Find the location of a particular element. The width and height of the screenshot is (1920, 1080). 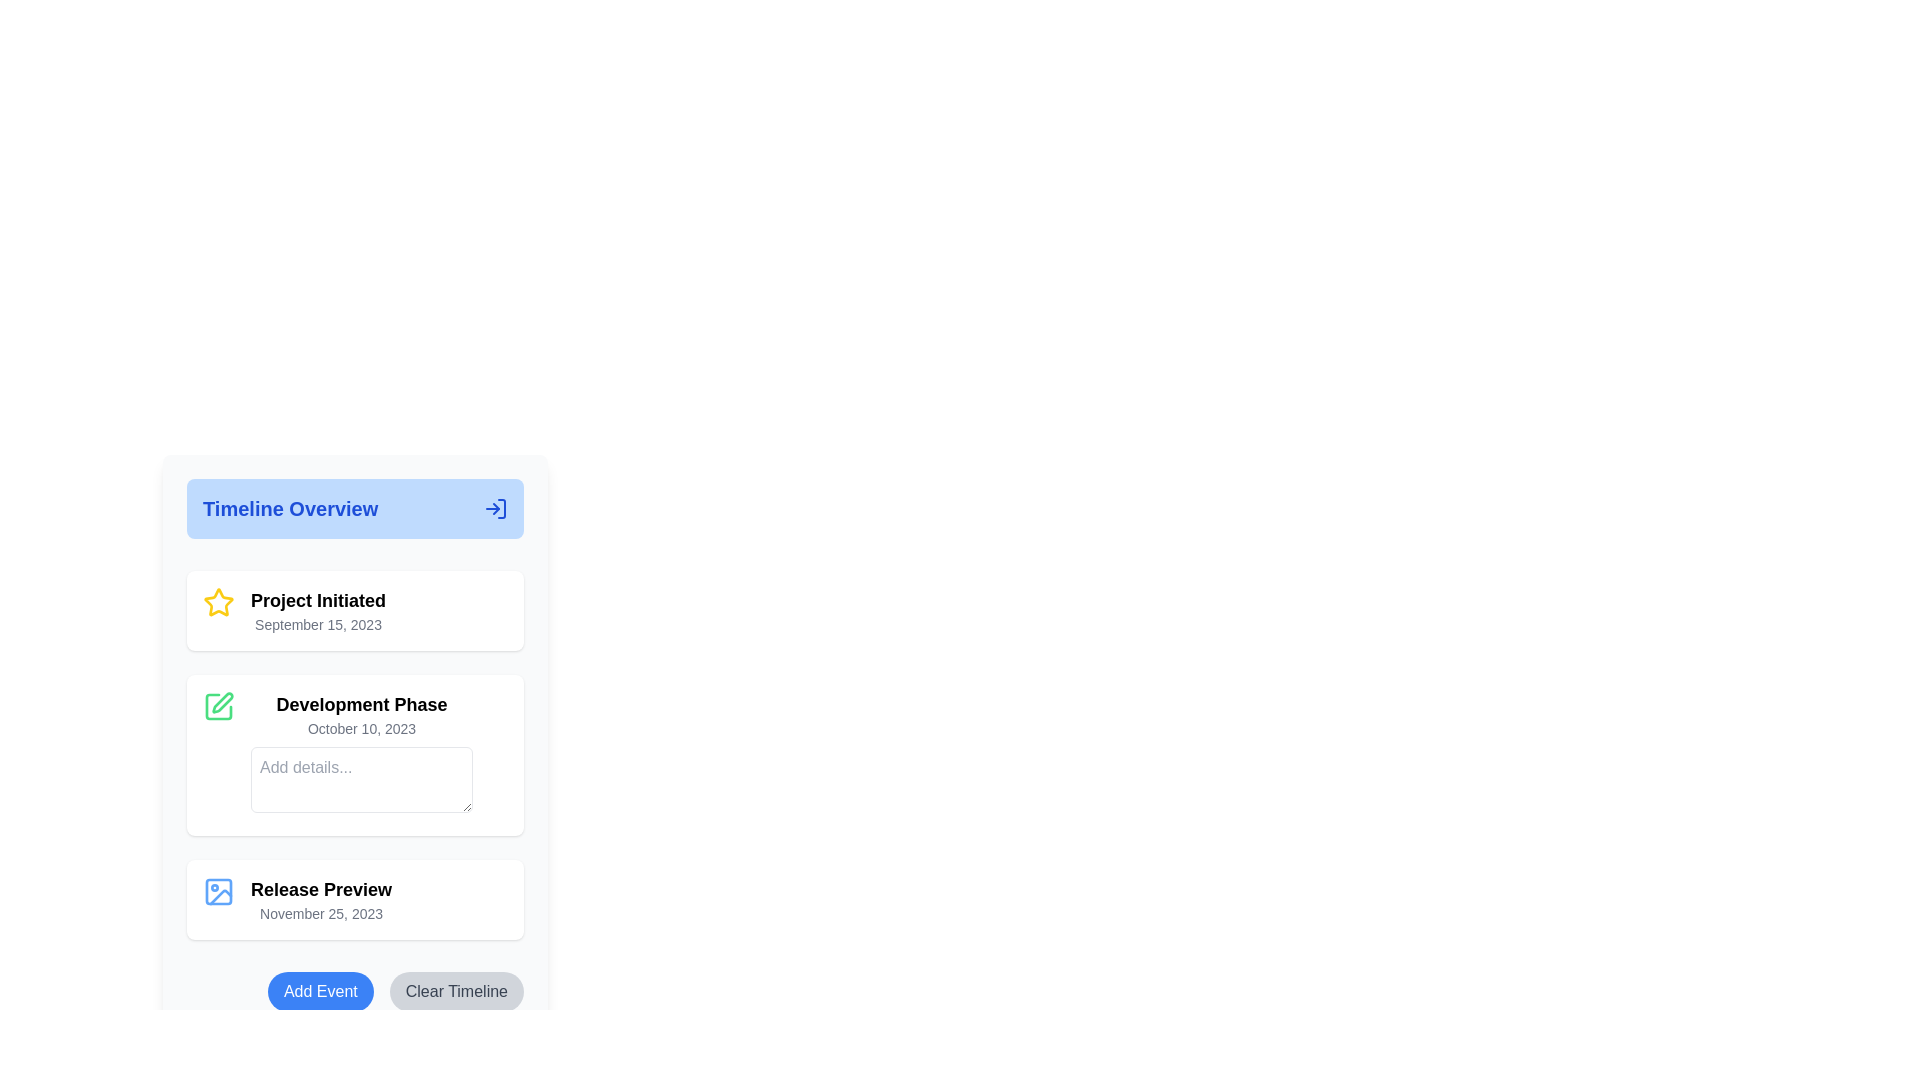

the edit icon button located in the top-left corner of the 'Development Phase' section is located at coordinates (219, 705).